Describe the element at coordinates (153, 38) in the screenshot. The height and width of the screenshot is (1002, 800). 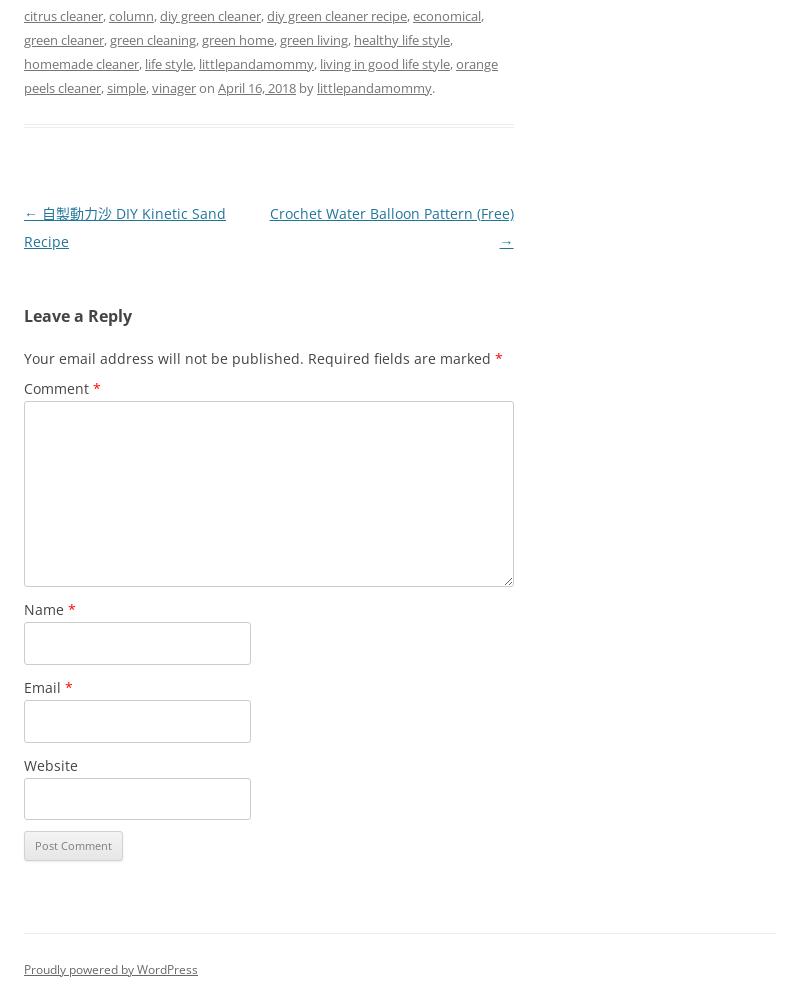
I see `'green cleaning'` at that location.